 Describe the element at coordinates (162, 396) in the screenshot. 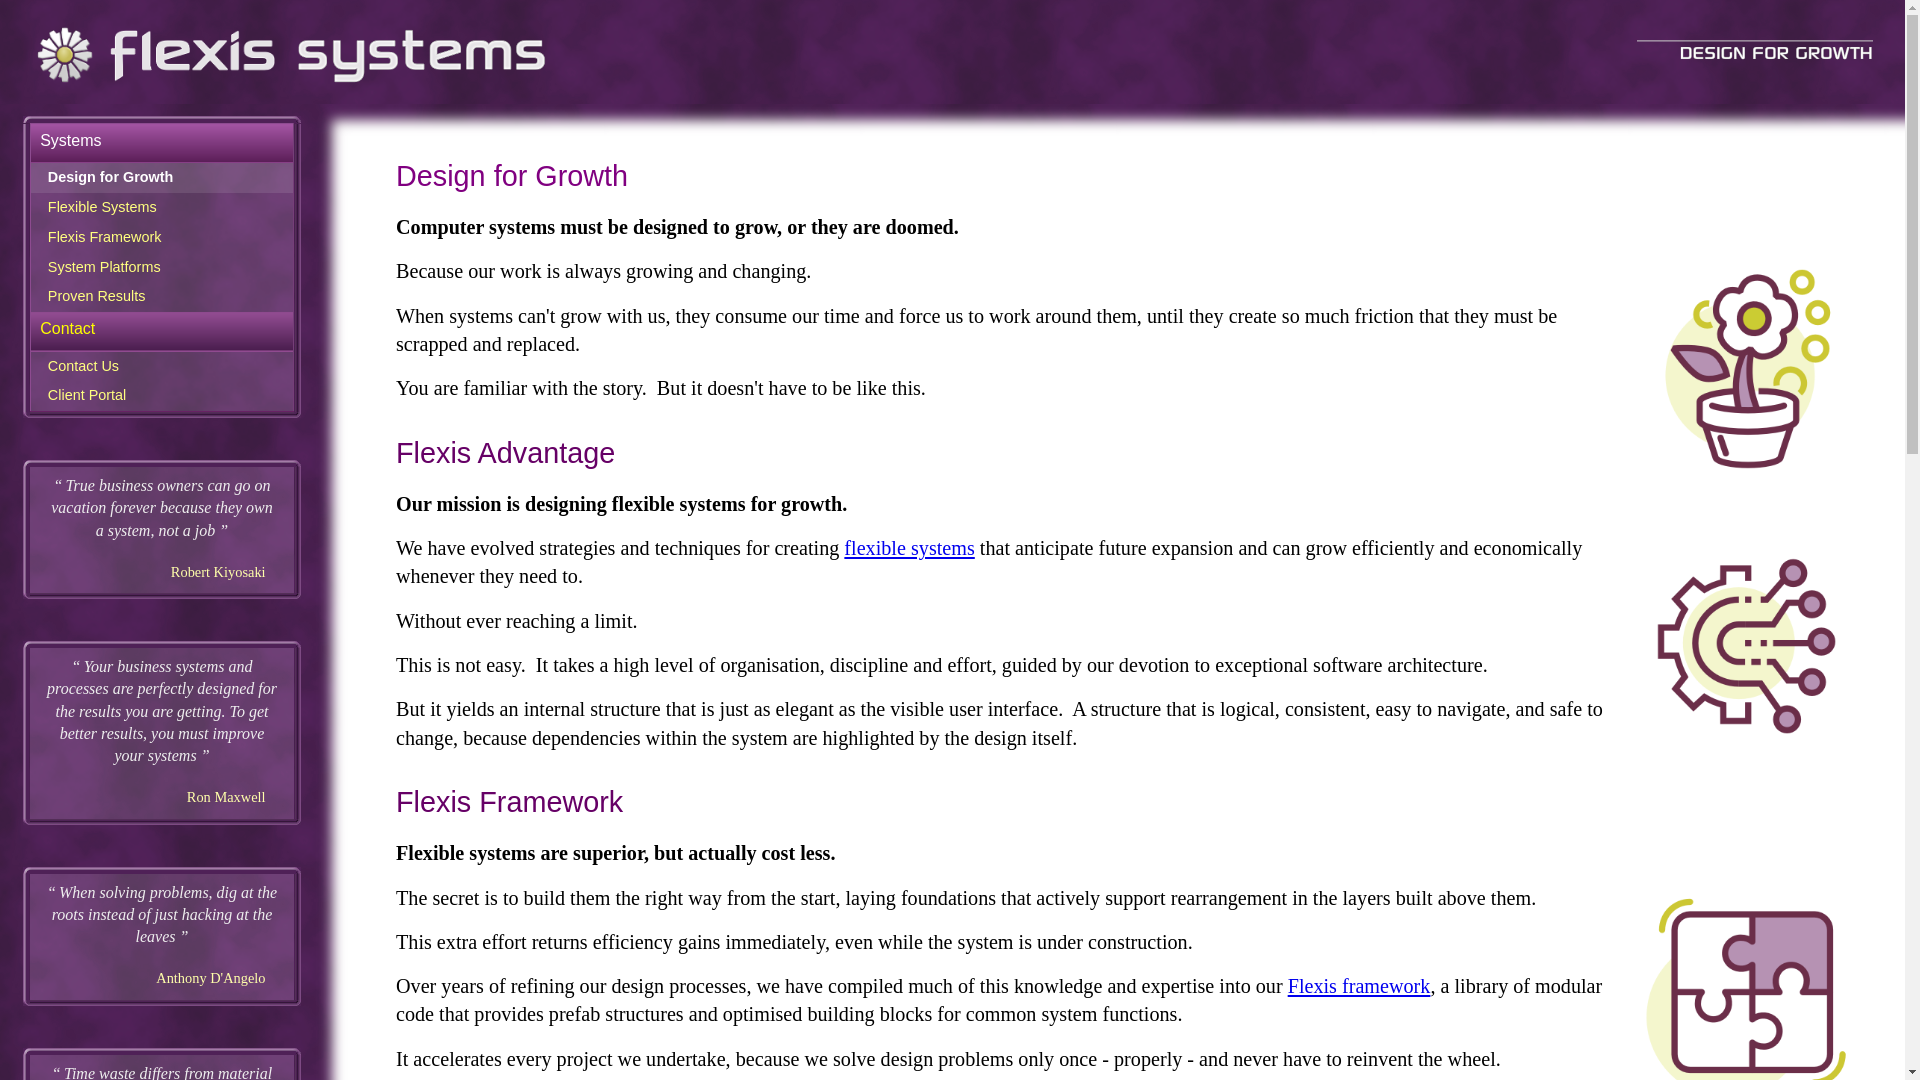

I see `'Client Portal'` at that location.